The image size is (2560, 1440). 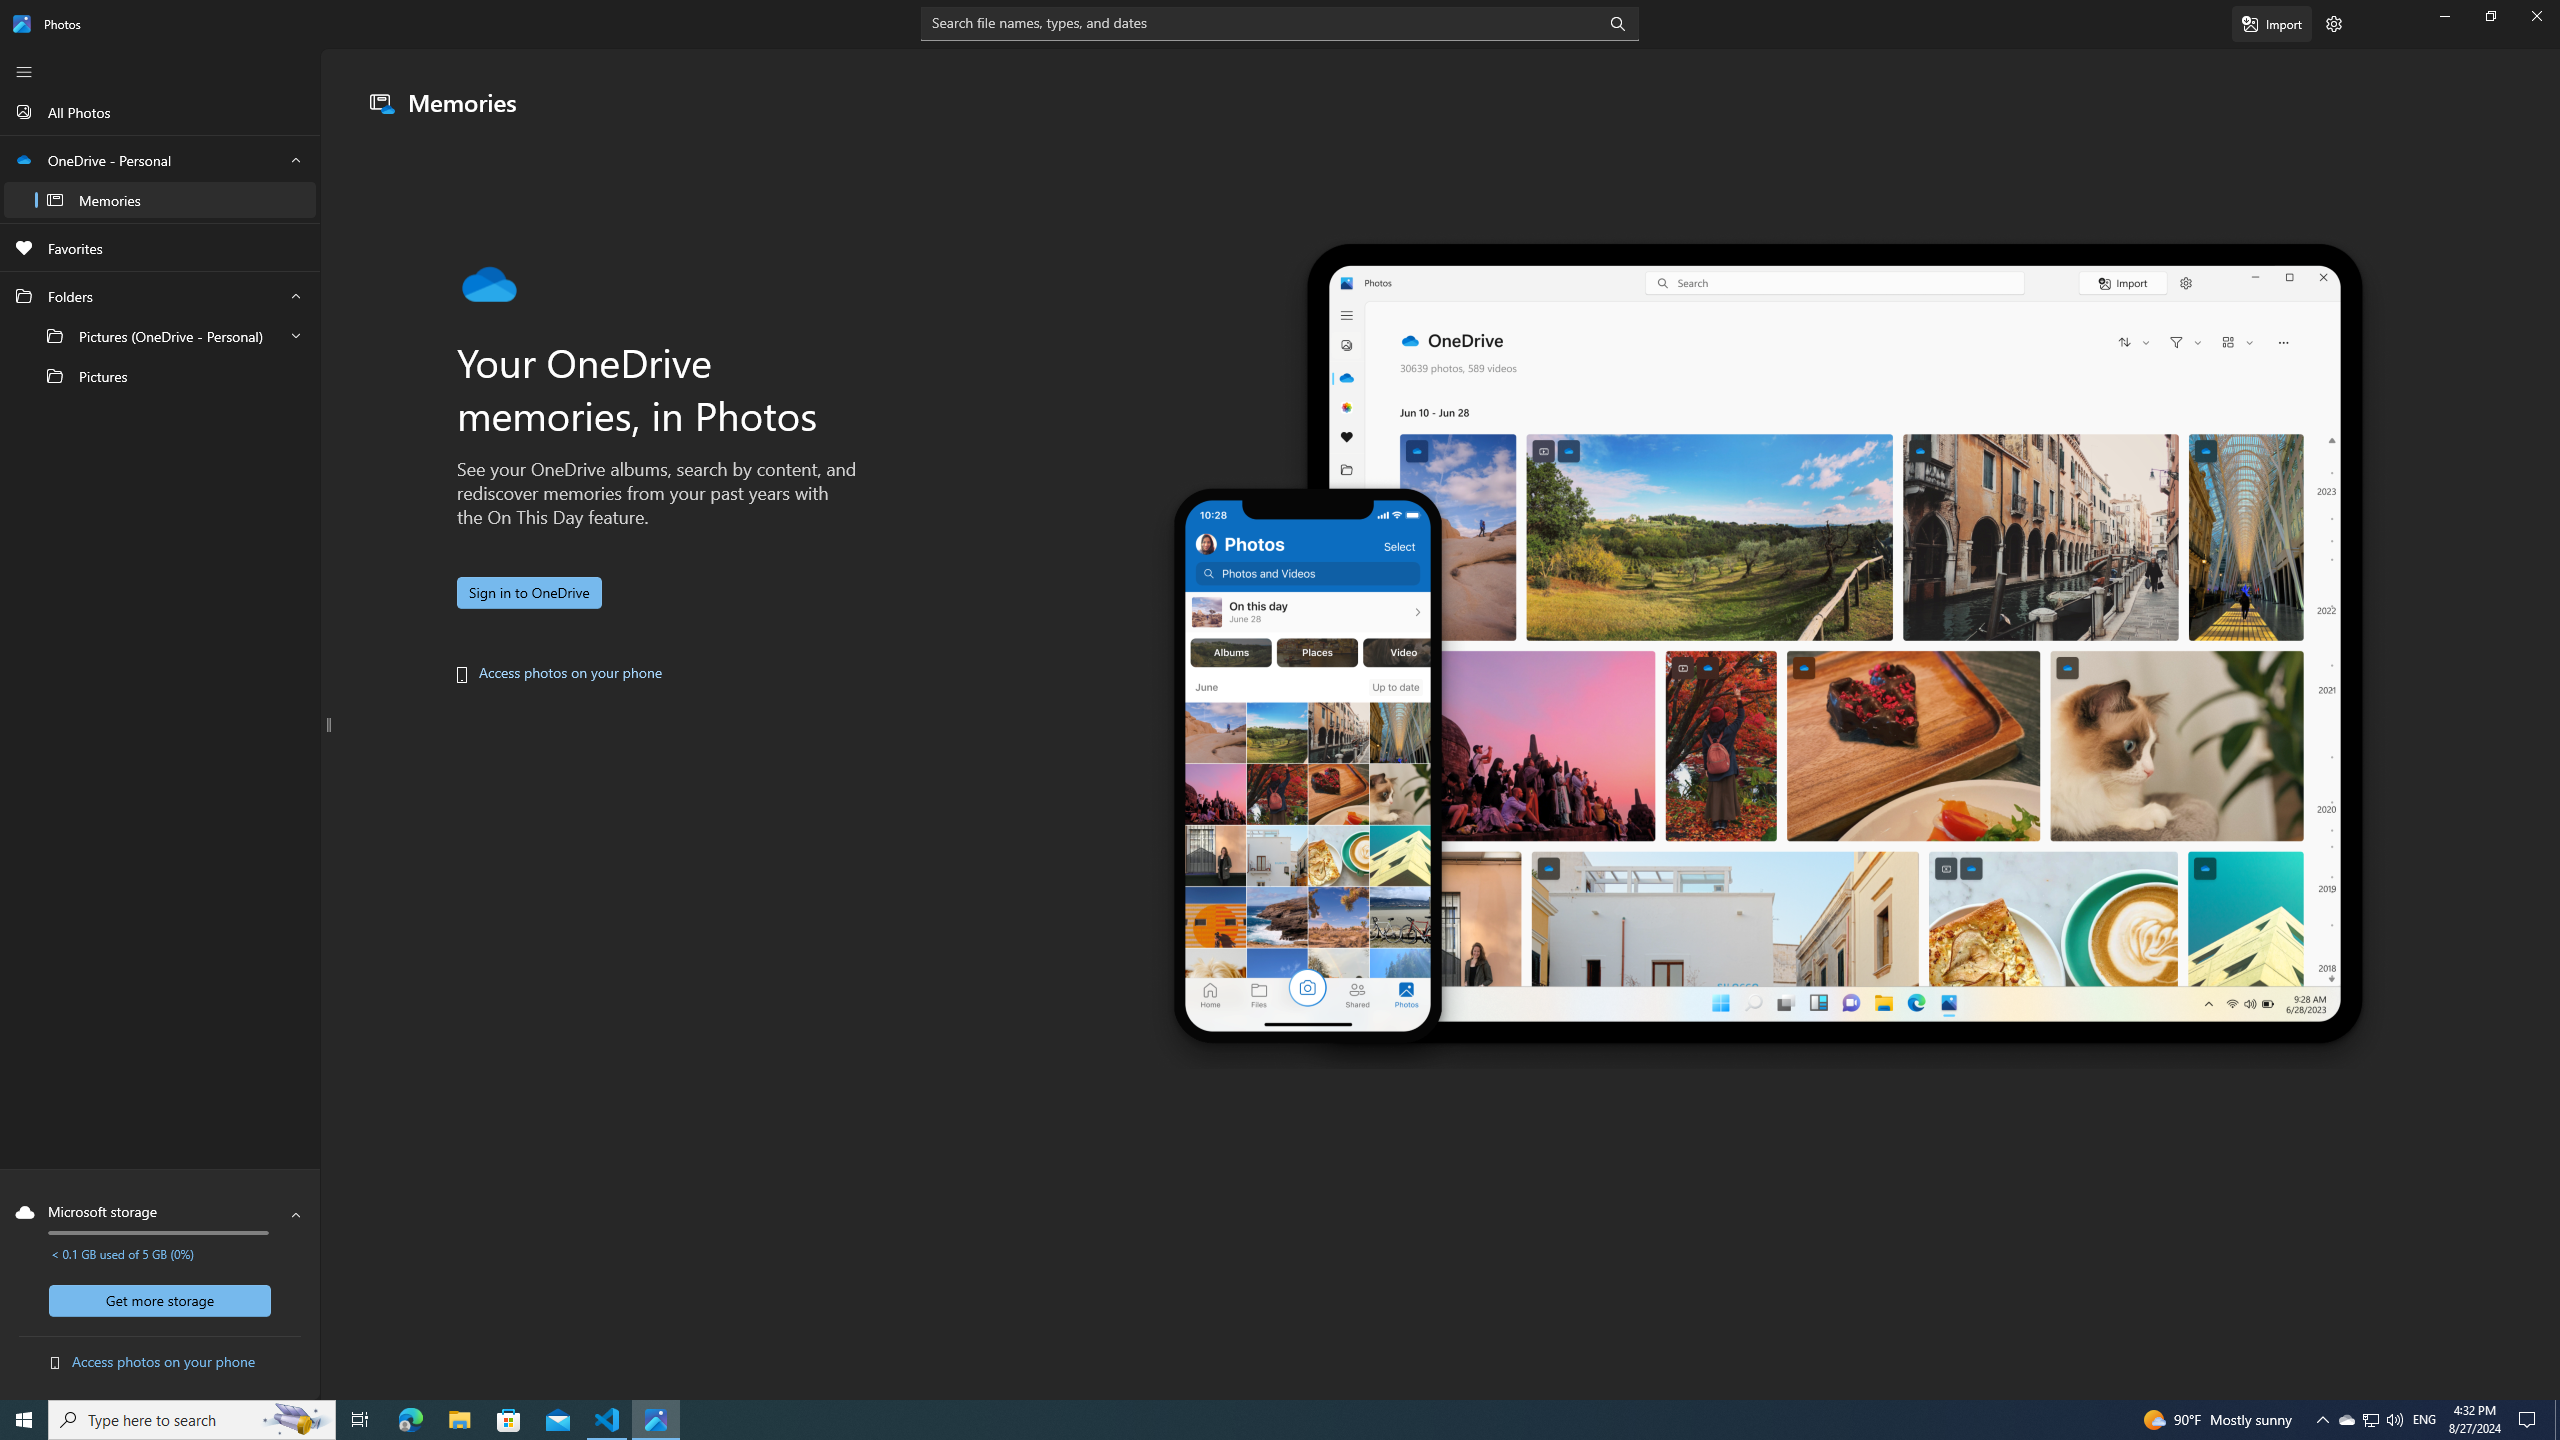 I want to click on 'Restore Photos', so click(x=2490, y=15).